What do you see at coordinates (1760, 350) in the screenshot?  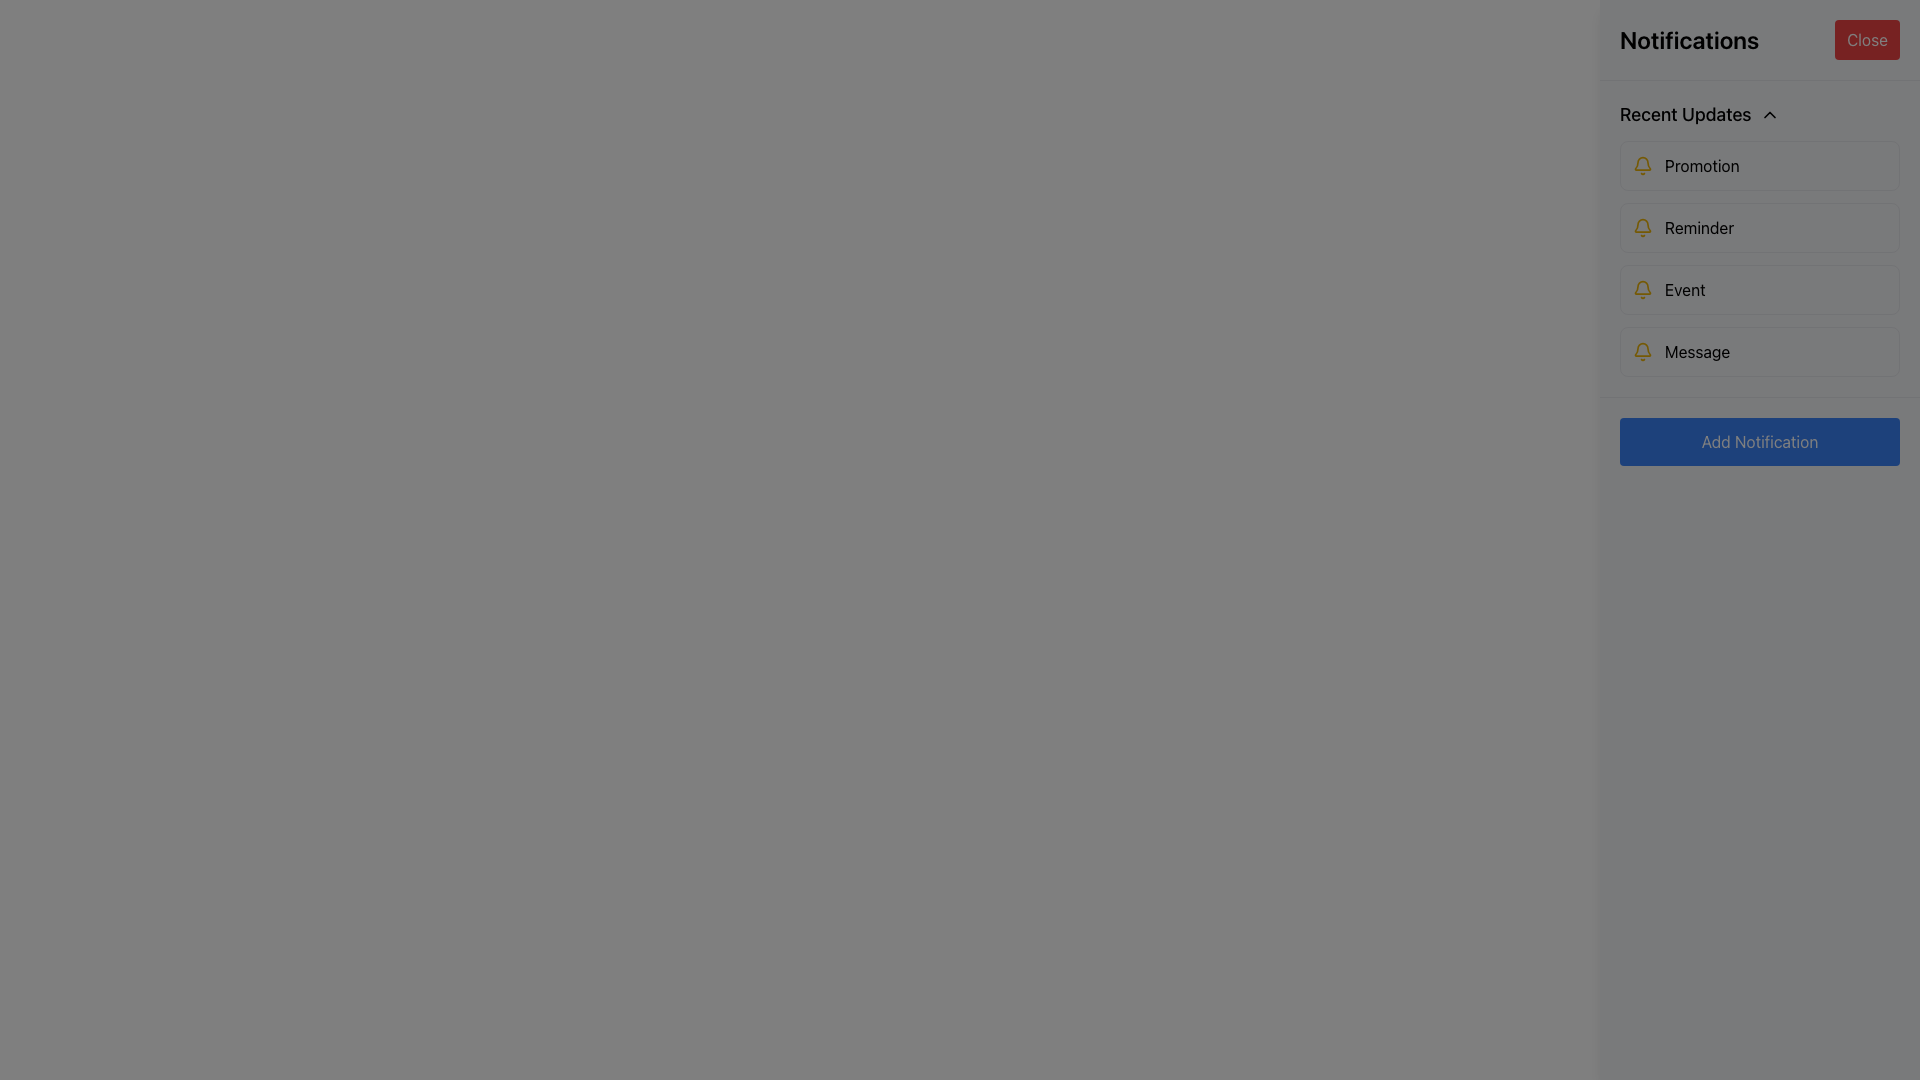 I see `the fourth notification item in the 'Recent Updates' section, which represents a 'Message' update` at bounding box center [1760, 350].